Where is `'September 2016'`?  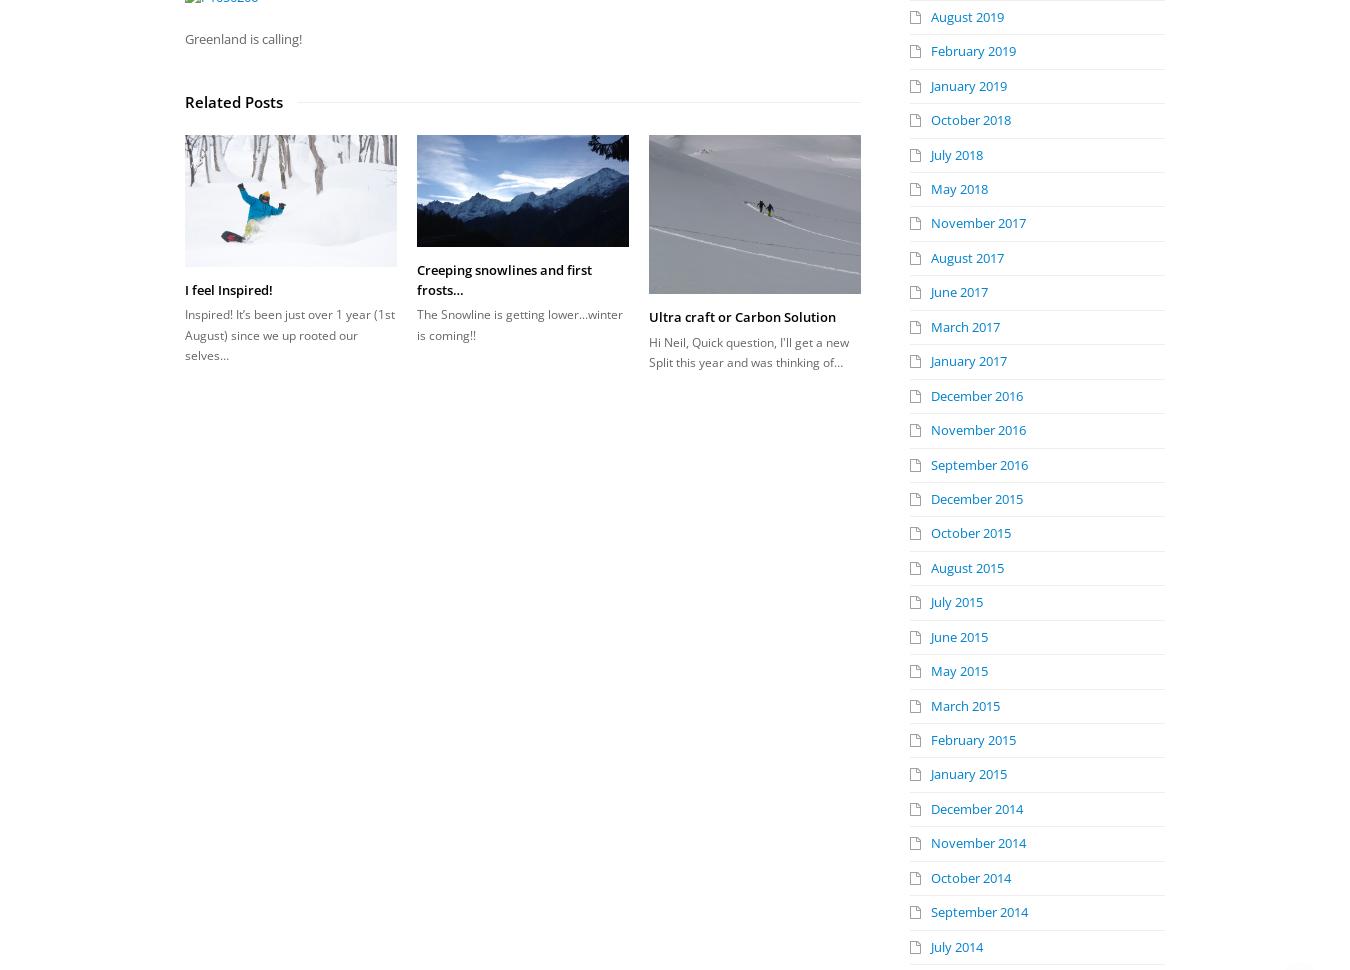 'September 2016' is located at coordinates (978, 463).